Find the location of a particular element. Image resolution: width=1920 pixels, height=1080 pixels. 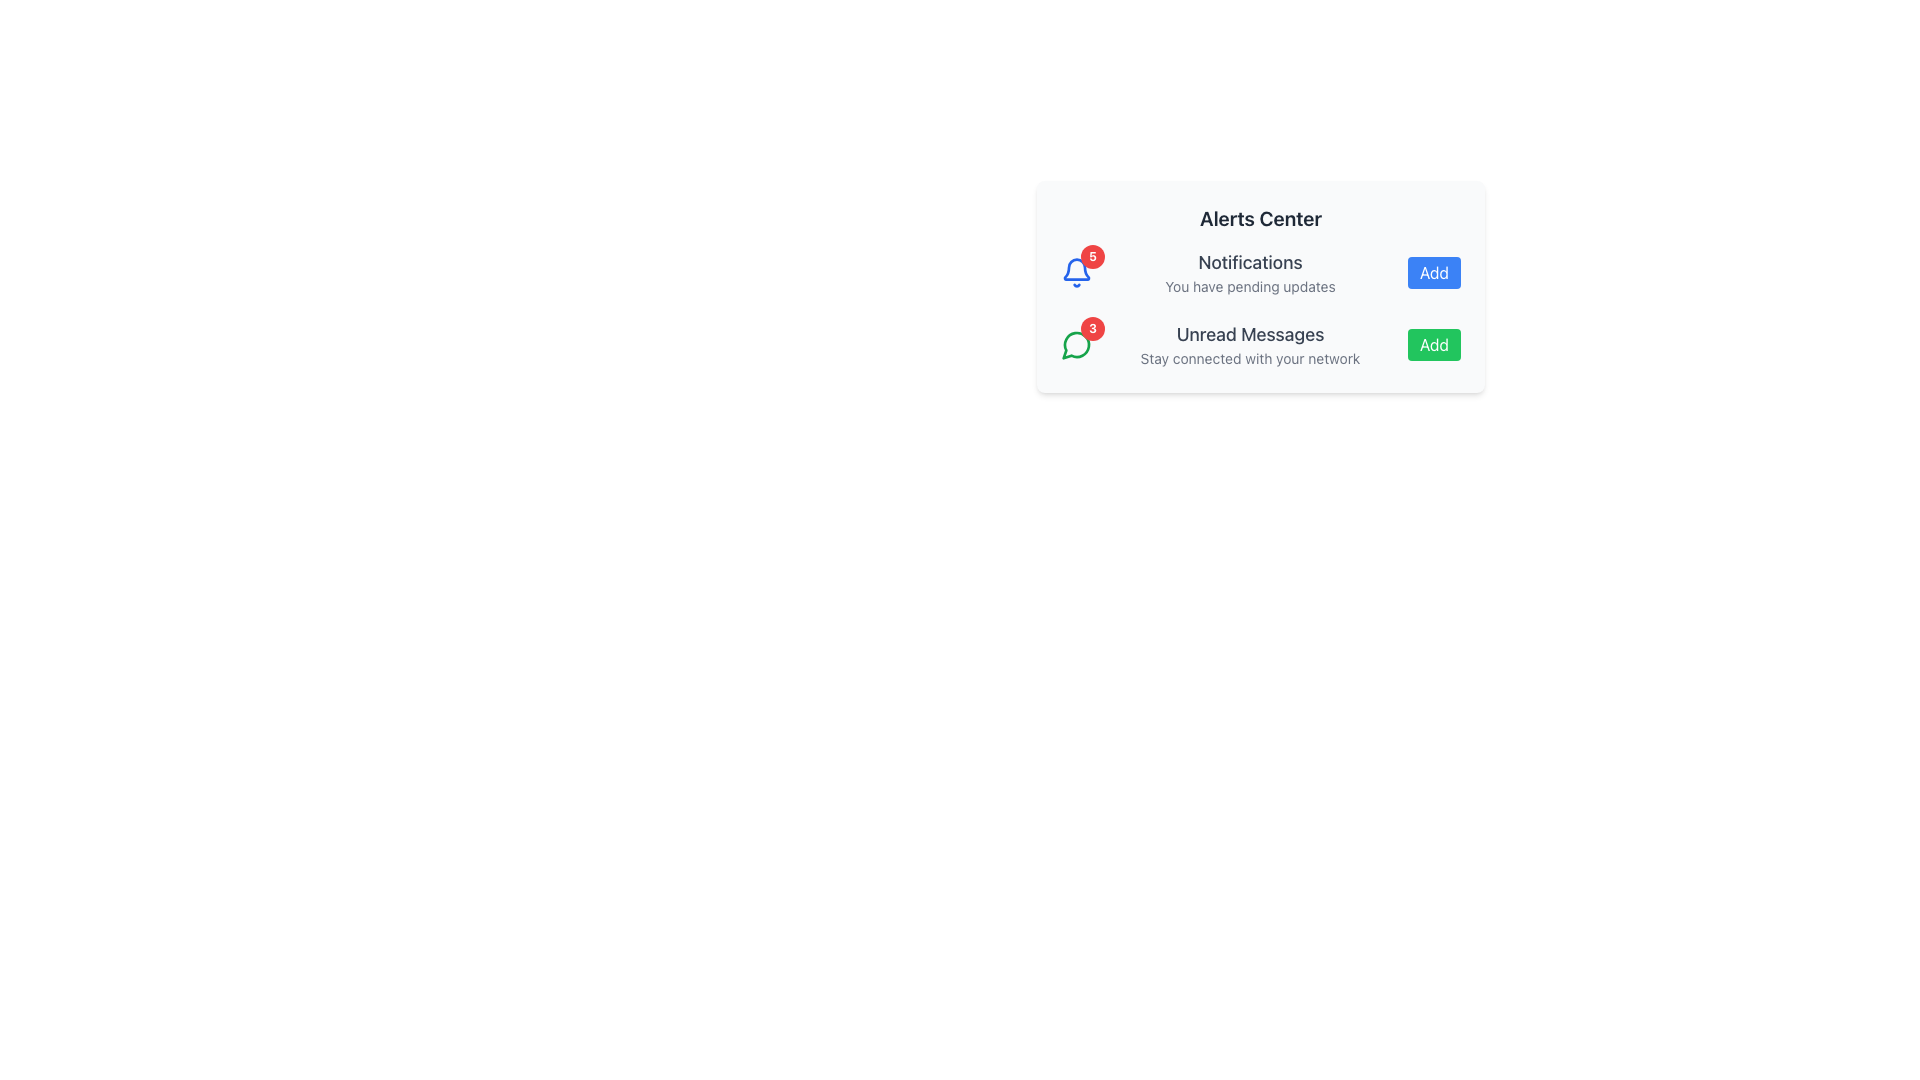

the Text Label displaying 'You have pending updates', located below the 'Notifications' heading in the 'Alerts Center' module is located at coordinates (1249, 286).